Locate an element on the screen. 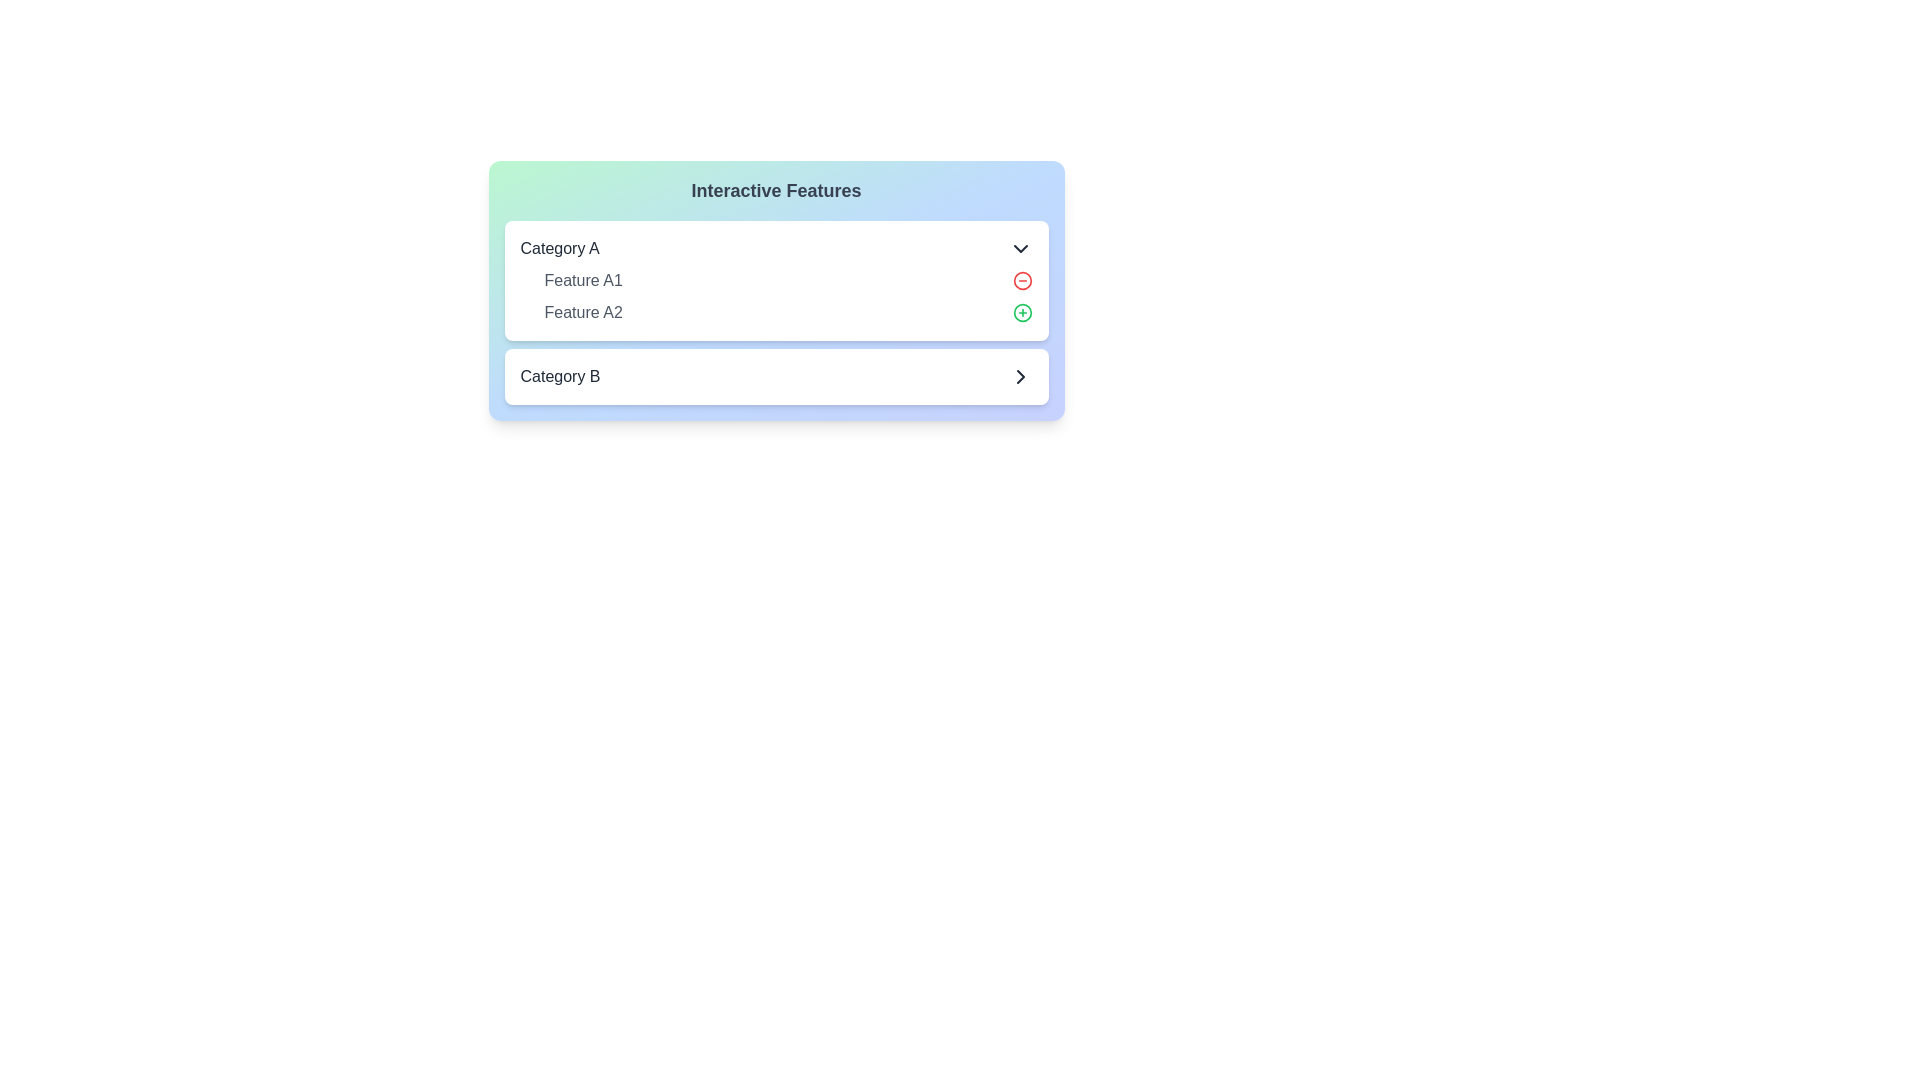  the expandable panel related to 'Category B' is located at coordinates (775, 377).